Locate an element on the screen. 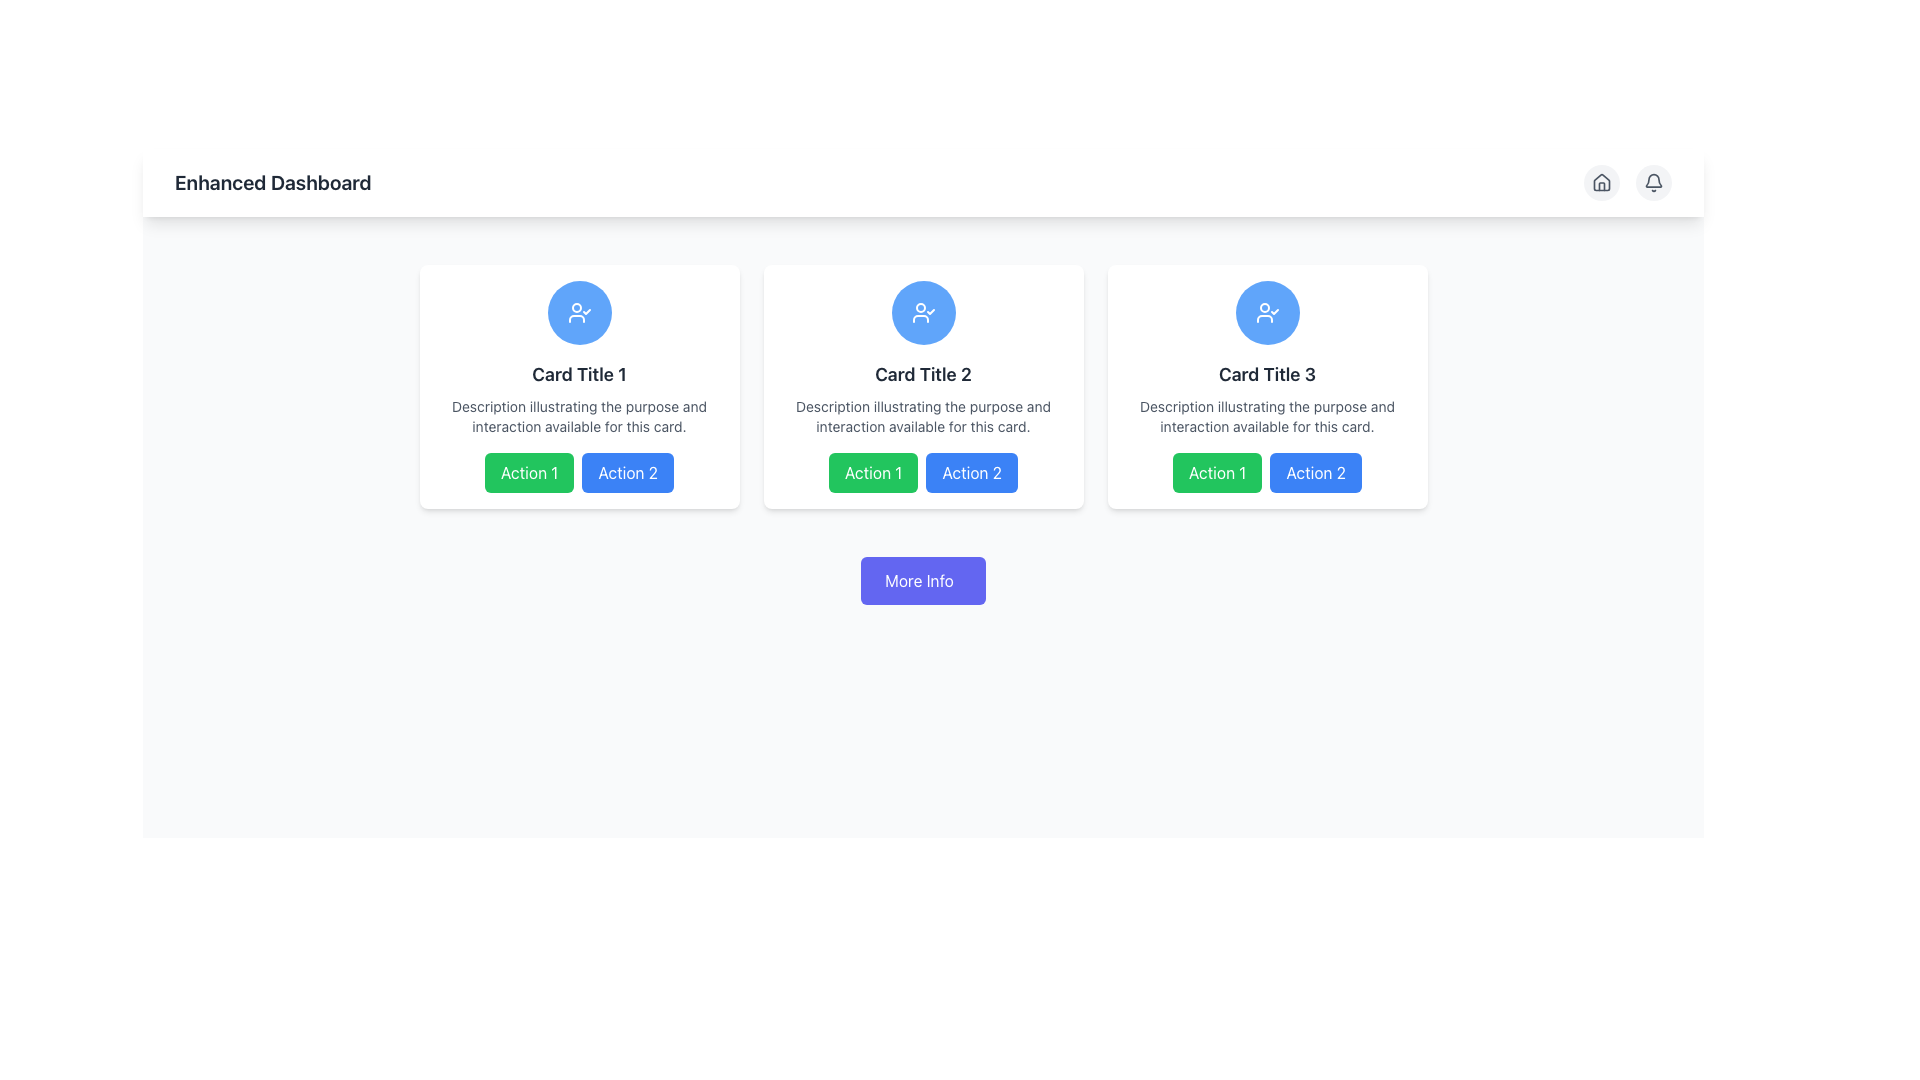 This screenshot has width=1920, height=1080. the green button labeled 'Action 1' is located at coordinates (873, 473).